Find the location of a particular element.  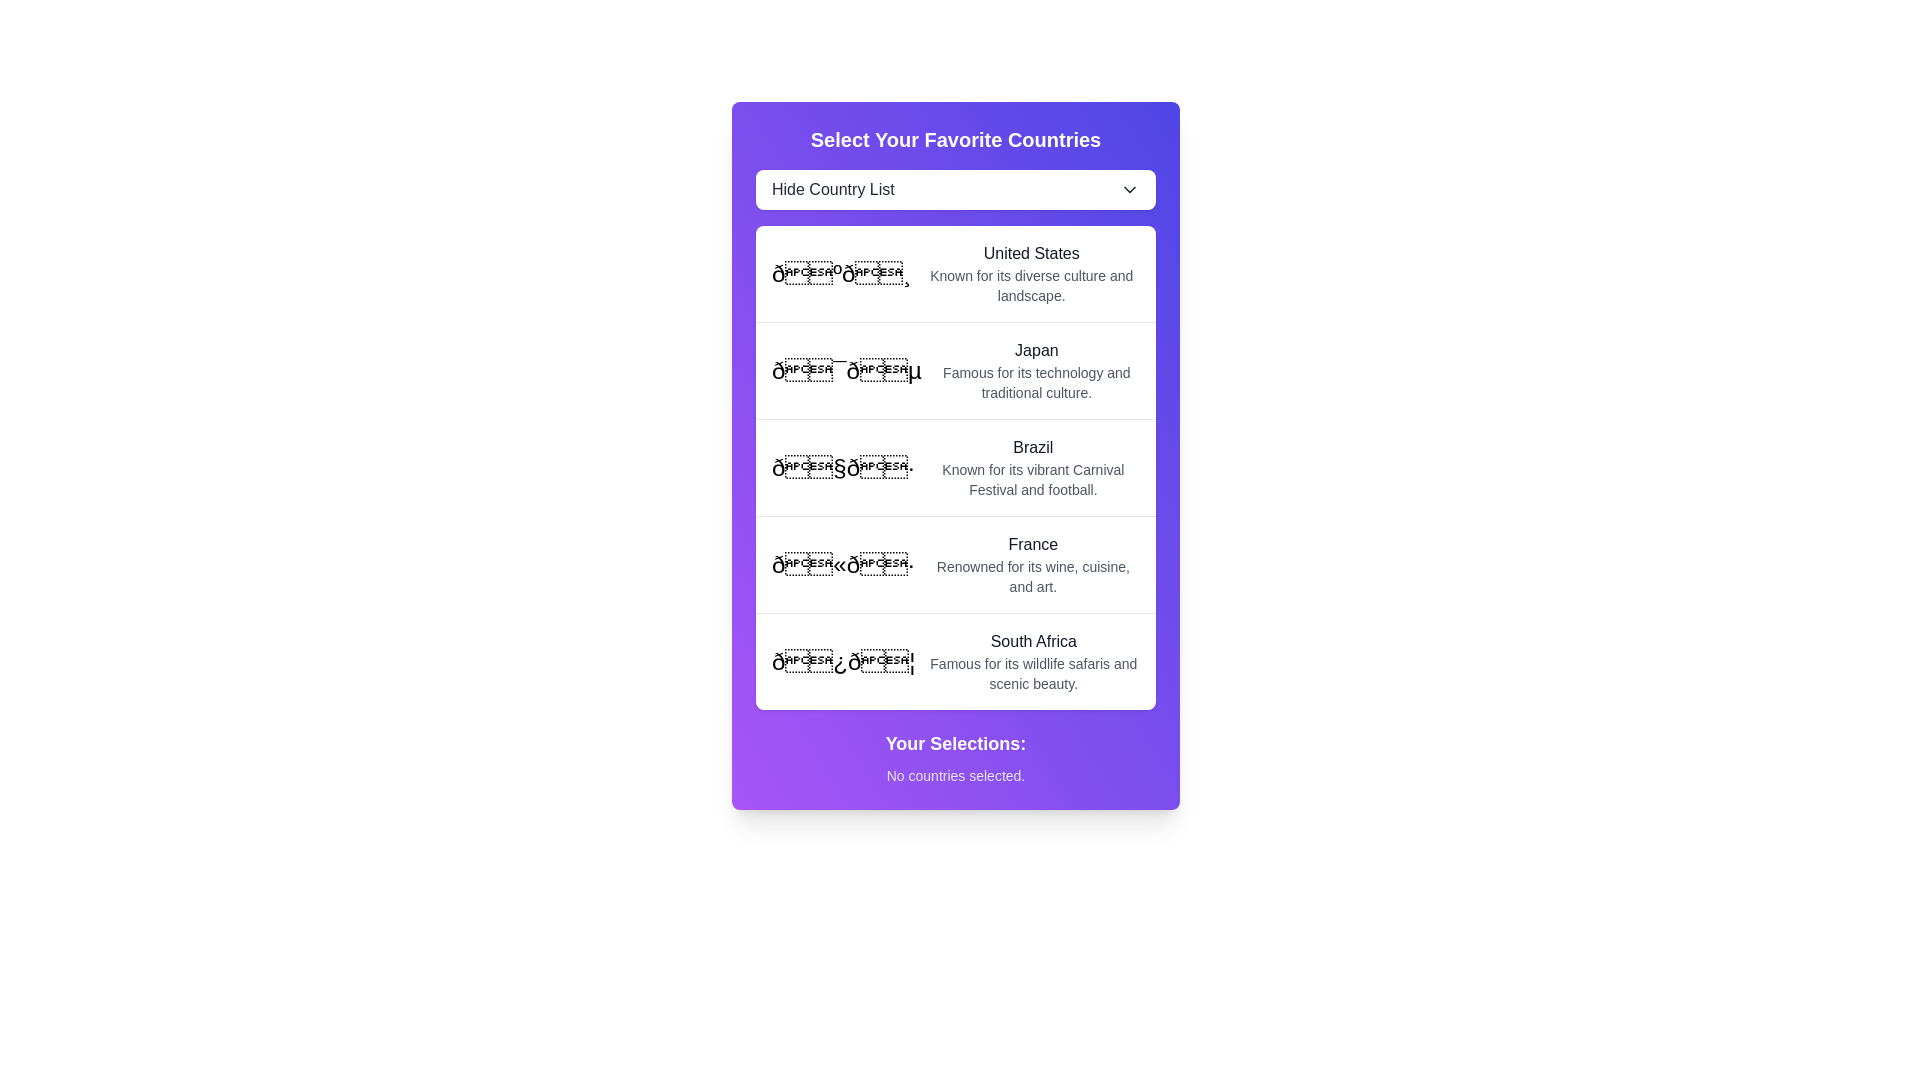

the list item displaying the France flag emoji, bold text 'France', and description 'Renowned for its wine, cuisine, and art.' is located at coordinates (954, 564).